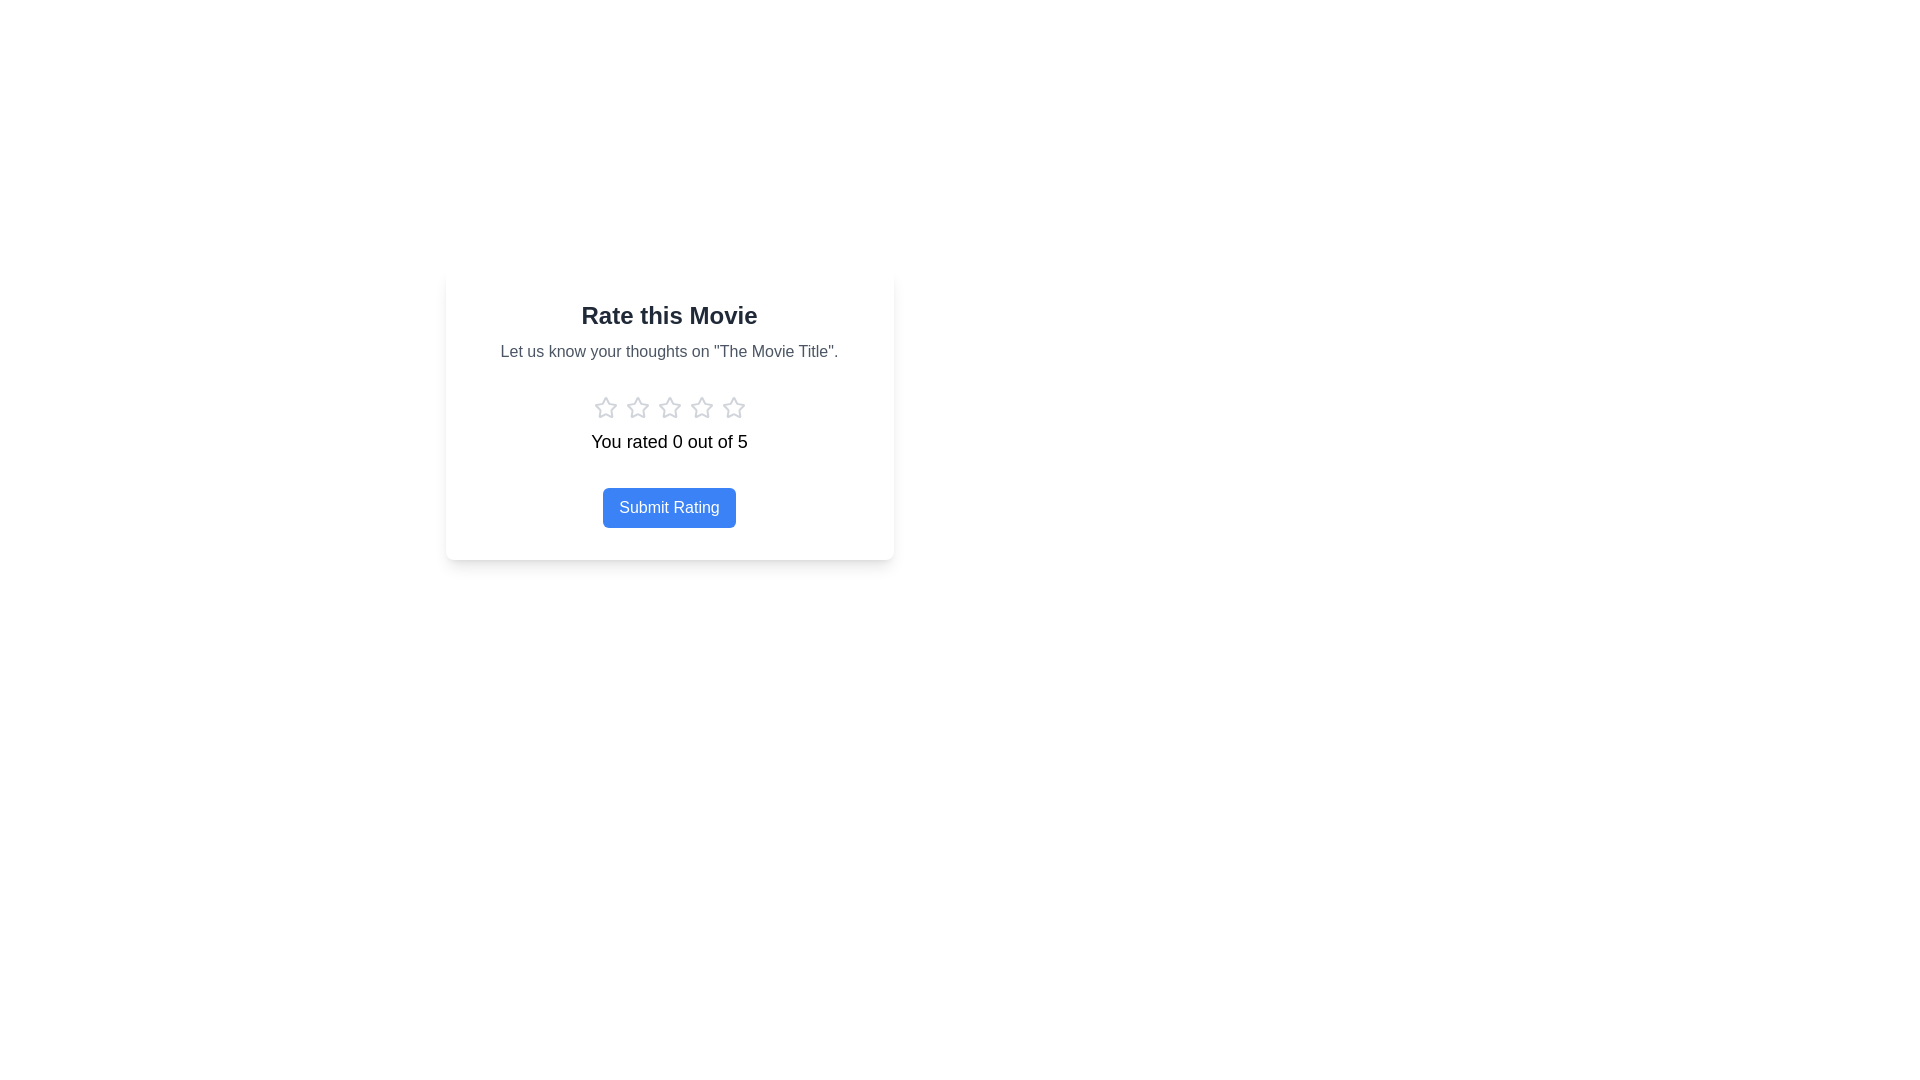  I want to click on the text label that informs the user about their current rating, which is initialized to 0 out of 5, located beneath the row of five star icons and above the 'Submit Rating' button, so click(669, 441).